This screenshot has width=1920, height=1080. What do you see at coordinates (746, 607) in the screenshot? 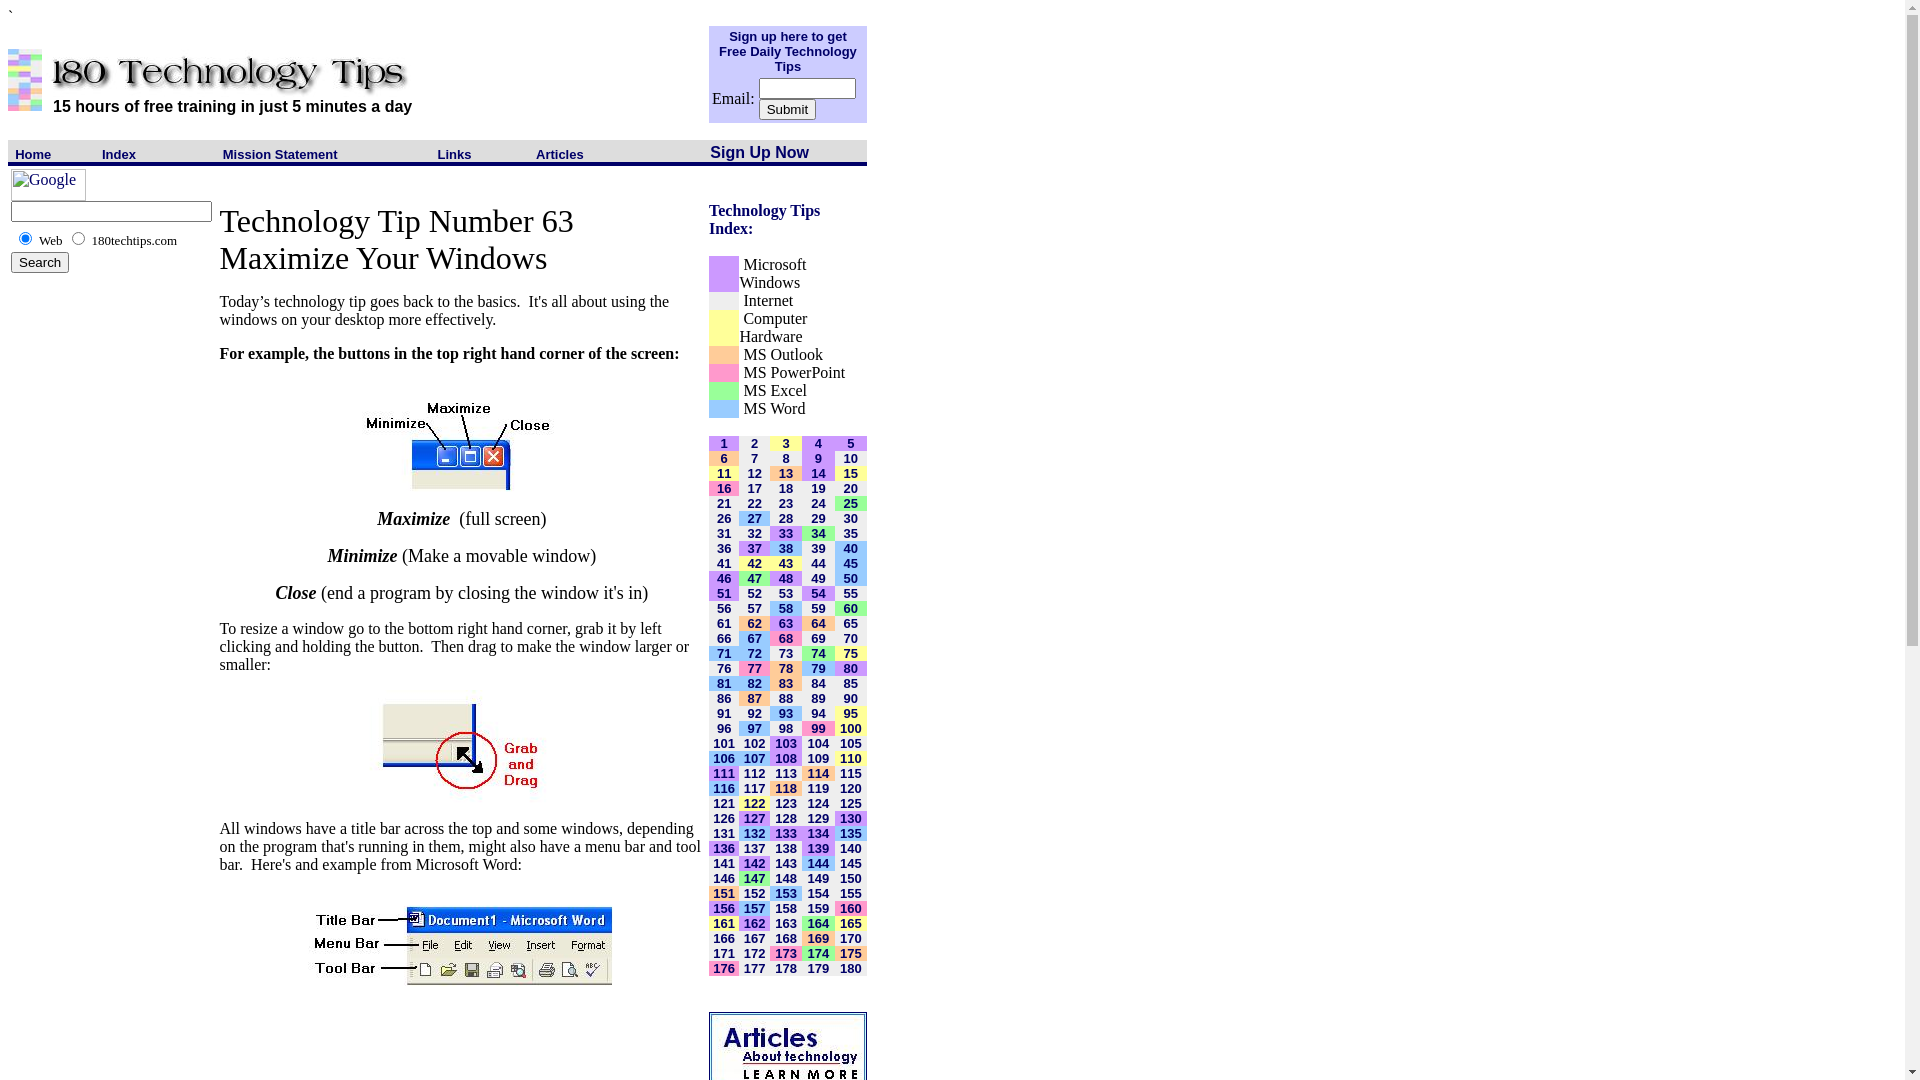
I see `'57'` at bounding box center [746, 607].